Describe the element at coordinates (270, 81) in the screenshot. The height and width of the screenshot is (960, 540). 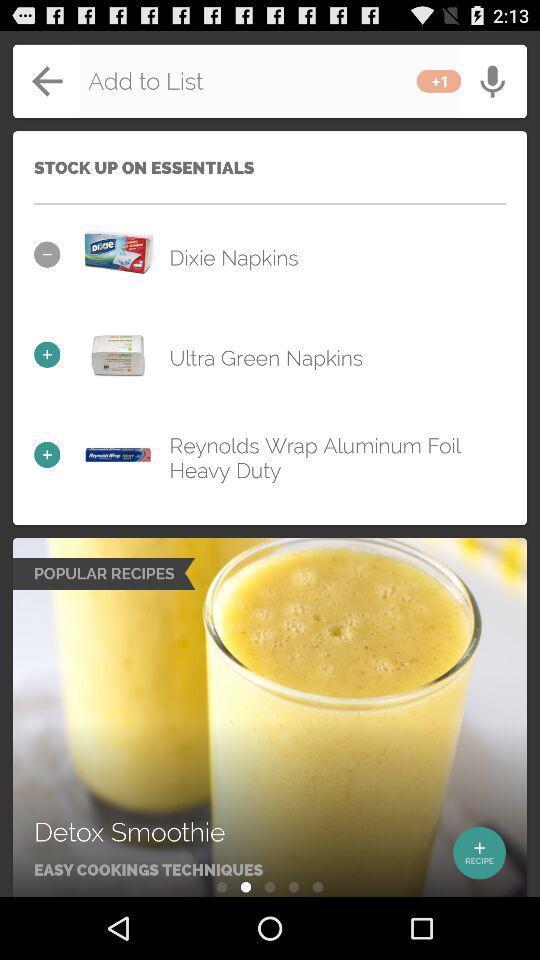
I see `back` at that location.